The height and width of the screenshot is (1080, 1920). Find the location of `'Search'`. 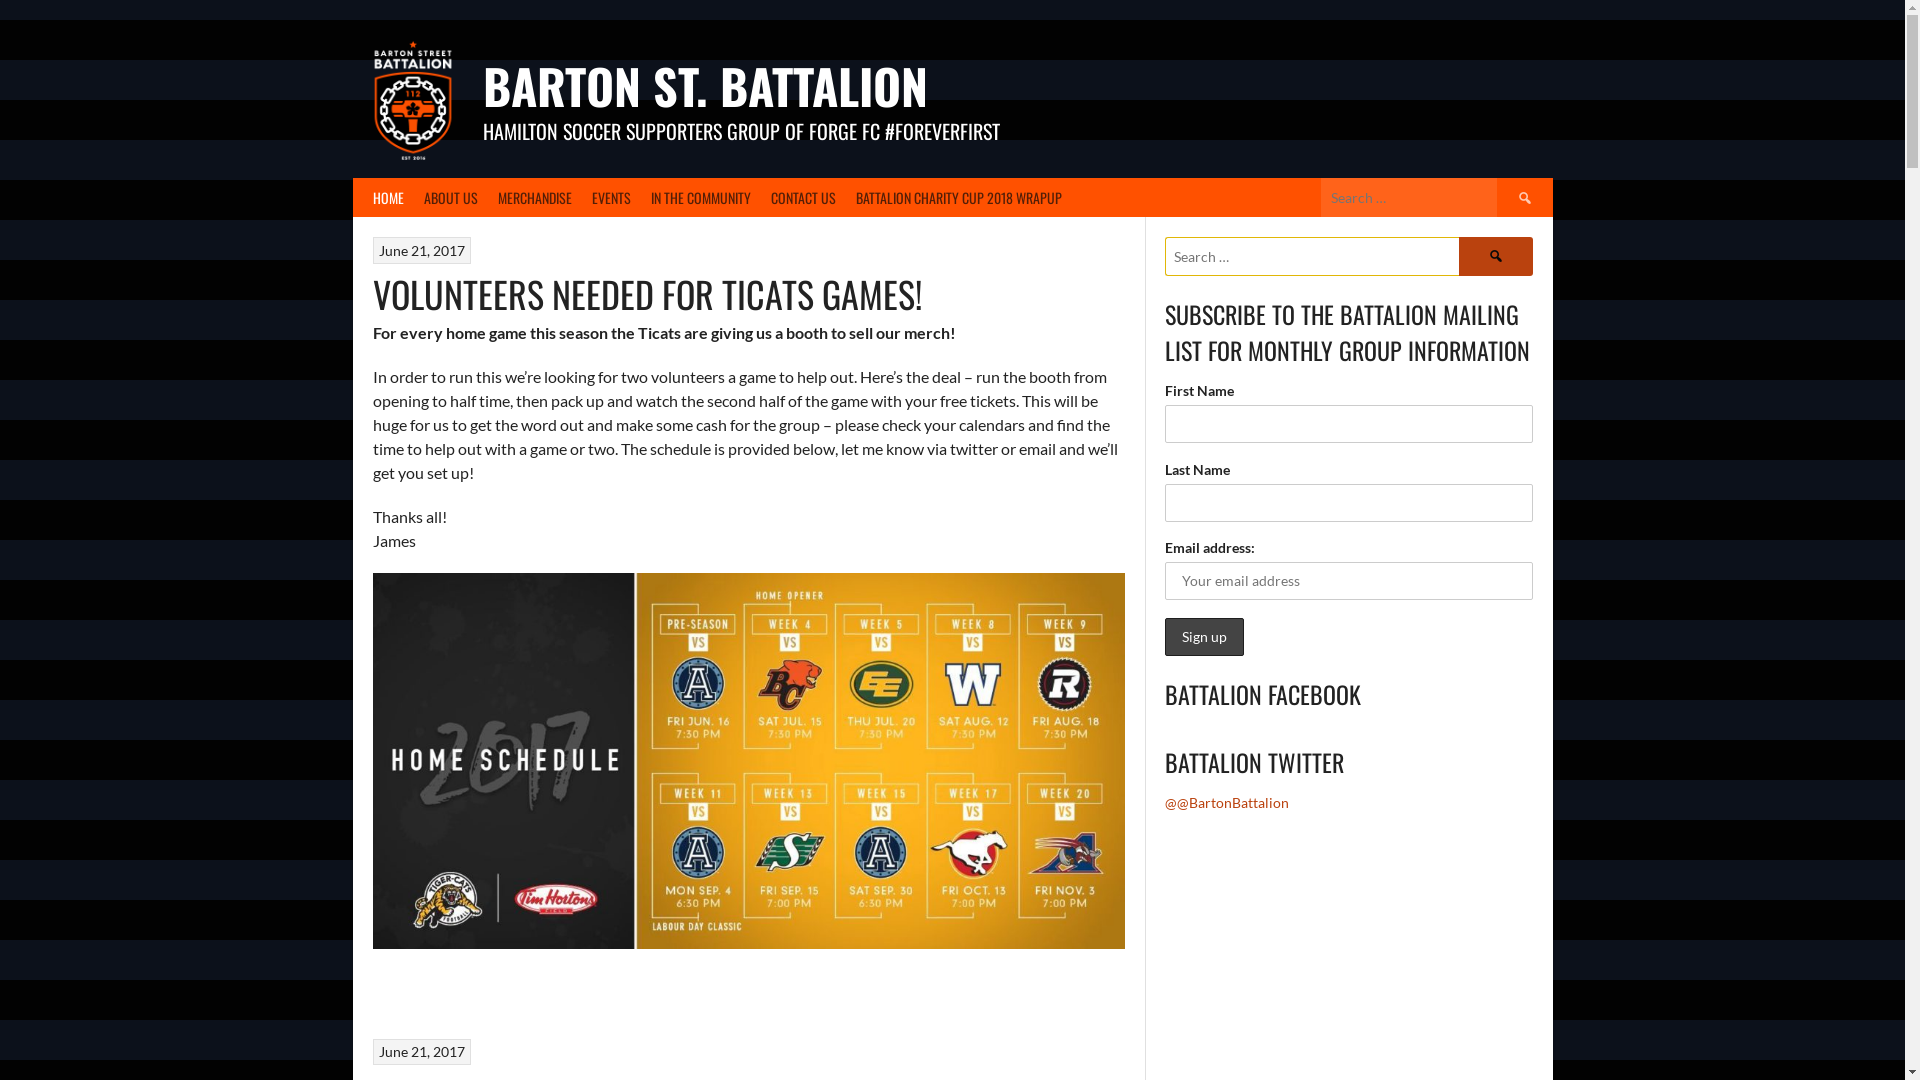

'Search' is located at coordinates (1496, 255).